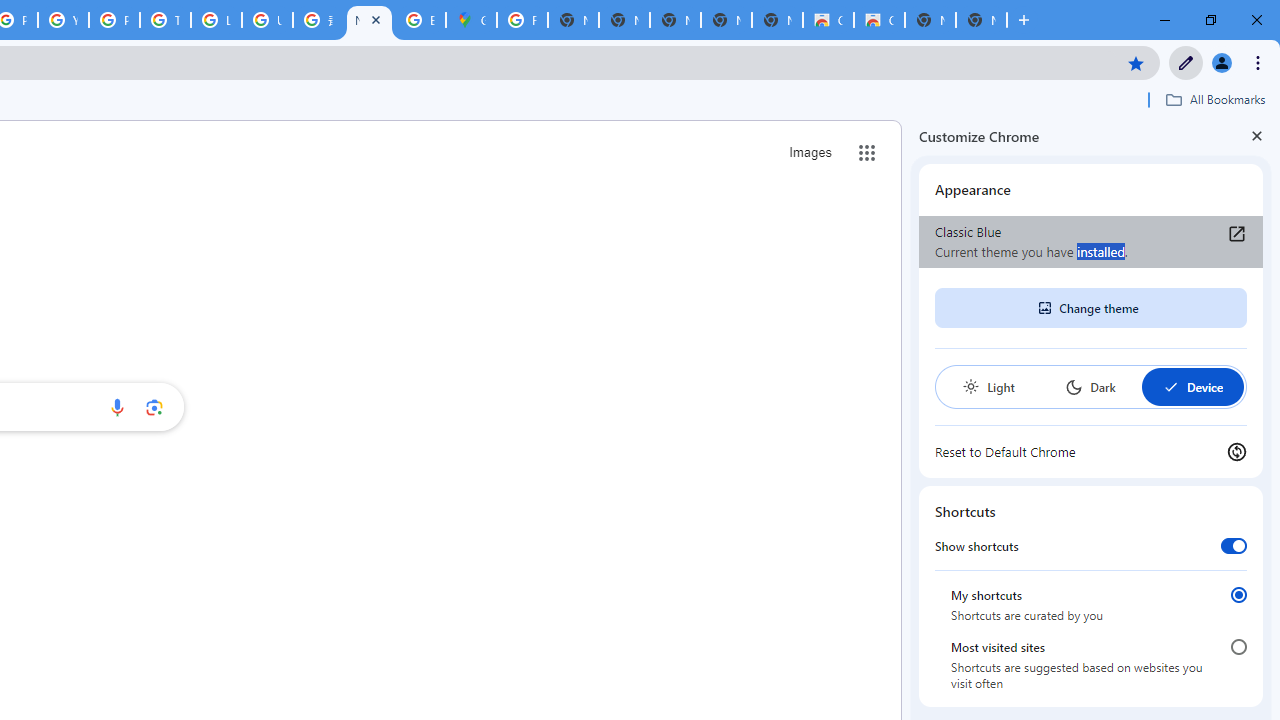  I want to click on 'Classic Blue - Chrome Web Store', so click(828, 20).